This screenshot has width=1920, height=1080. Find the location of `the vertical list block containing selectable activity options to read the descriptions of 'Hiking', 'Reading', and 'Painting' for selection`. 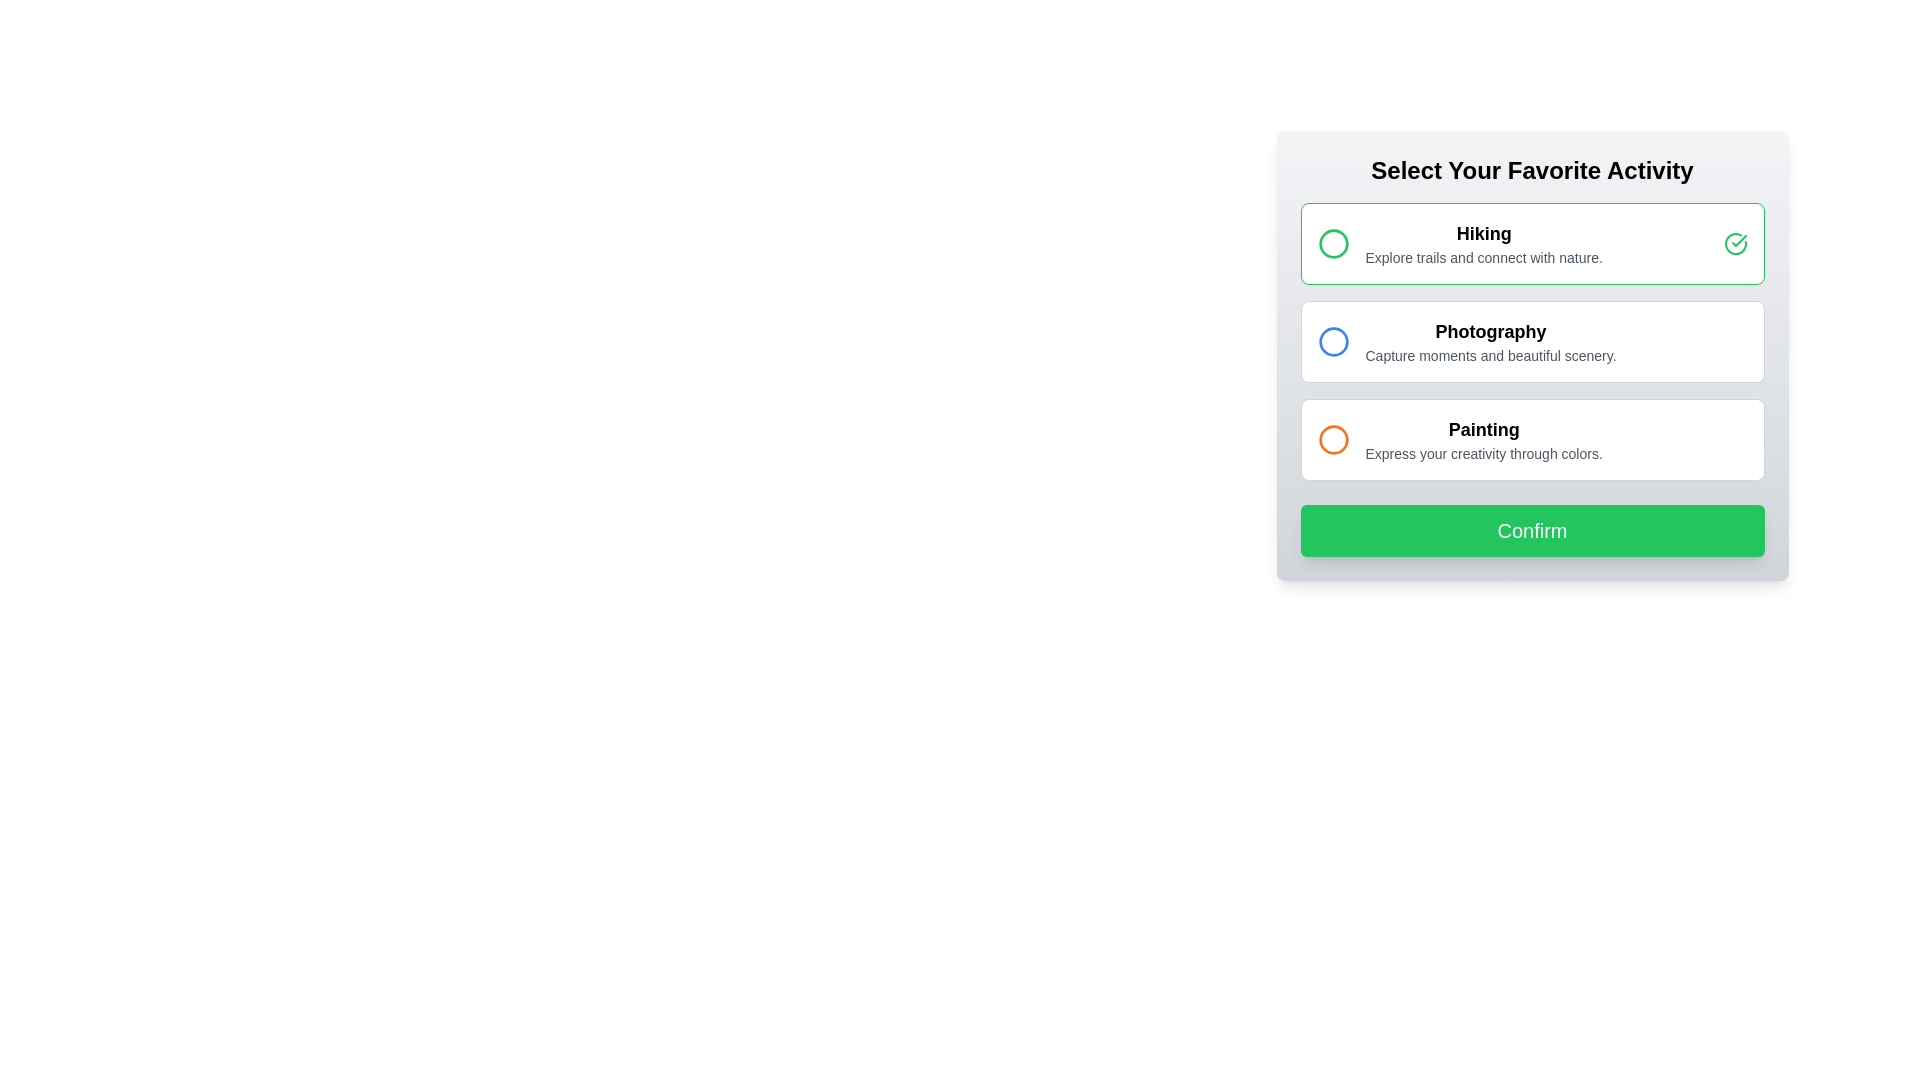

the vertical list block containing selectable activity options to read the descriptions of 'Hiking', 'Reading', and 'Painting' for selection is located at coordinates (1531, 341).